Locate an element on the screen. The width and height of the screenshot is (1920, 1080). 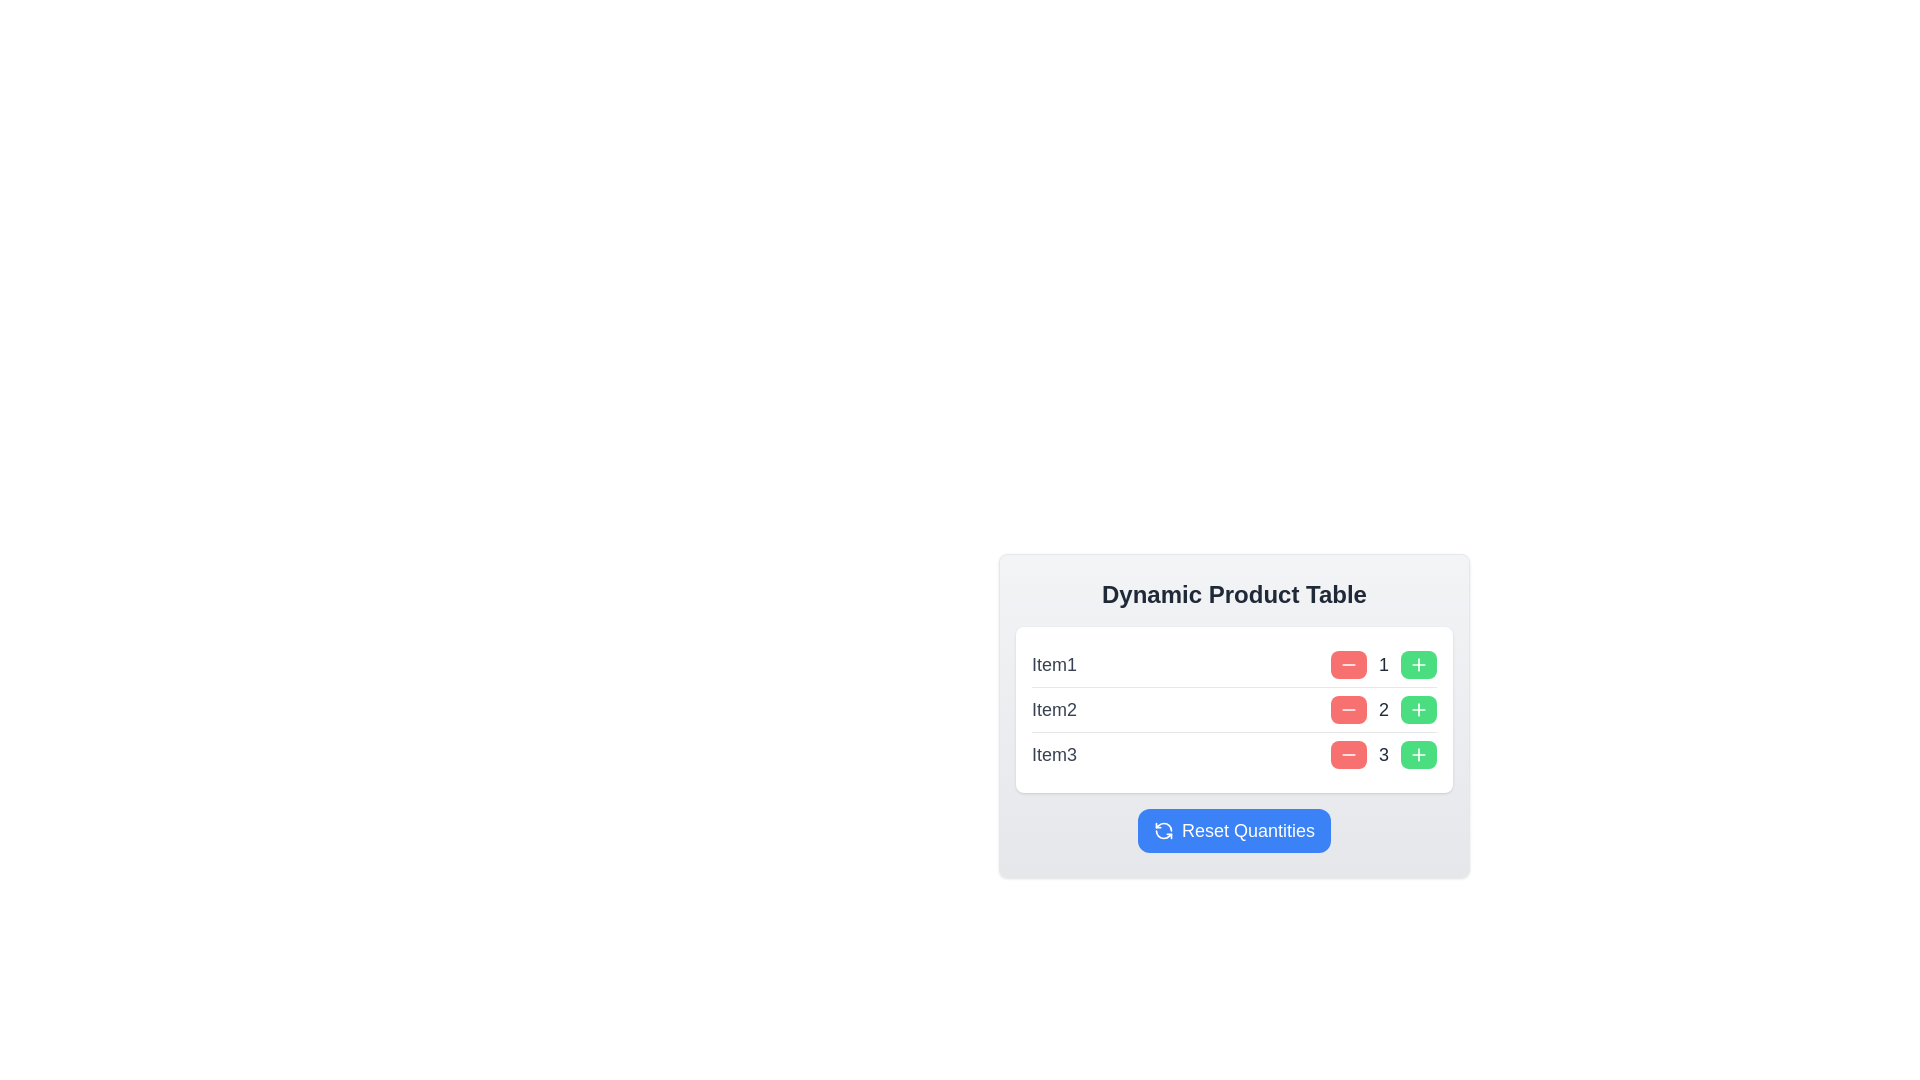
the decrement button in the second row of the table to activate keyboard interactions is located at coordinates (1348, 708).